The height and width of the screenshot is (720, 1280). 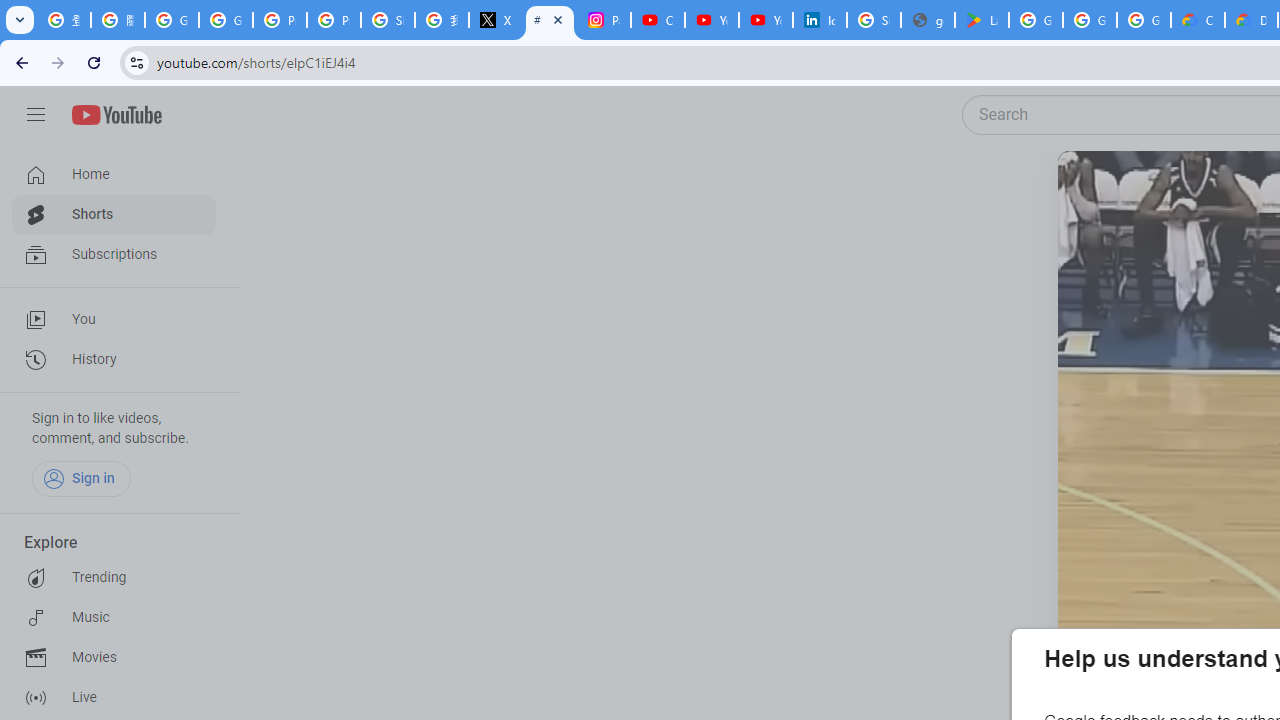 What do you see at coordinates (112, 214) in the screenshot?
I see `'Shorts'` at bounding box center [112, 214].